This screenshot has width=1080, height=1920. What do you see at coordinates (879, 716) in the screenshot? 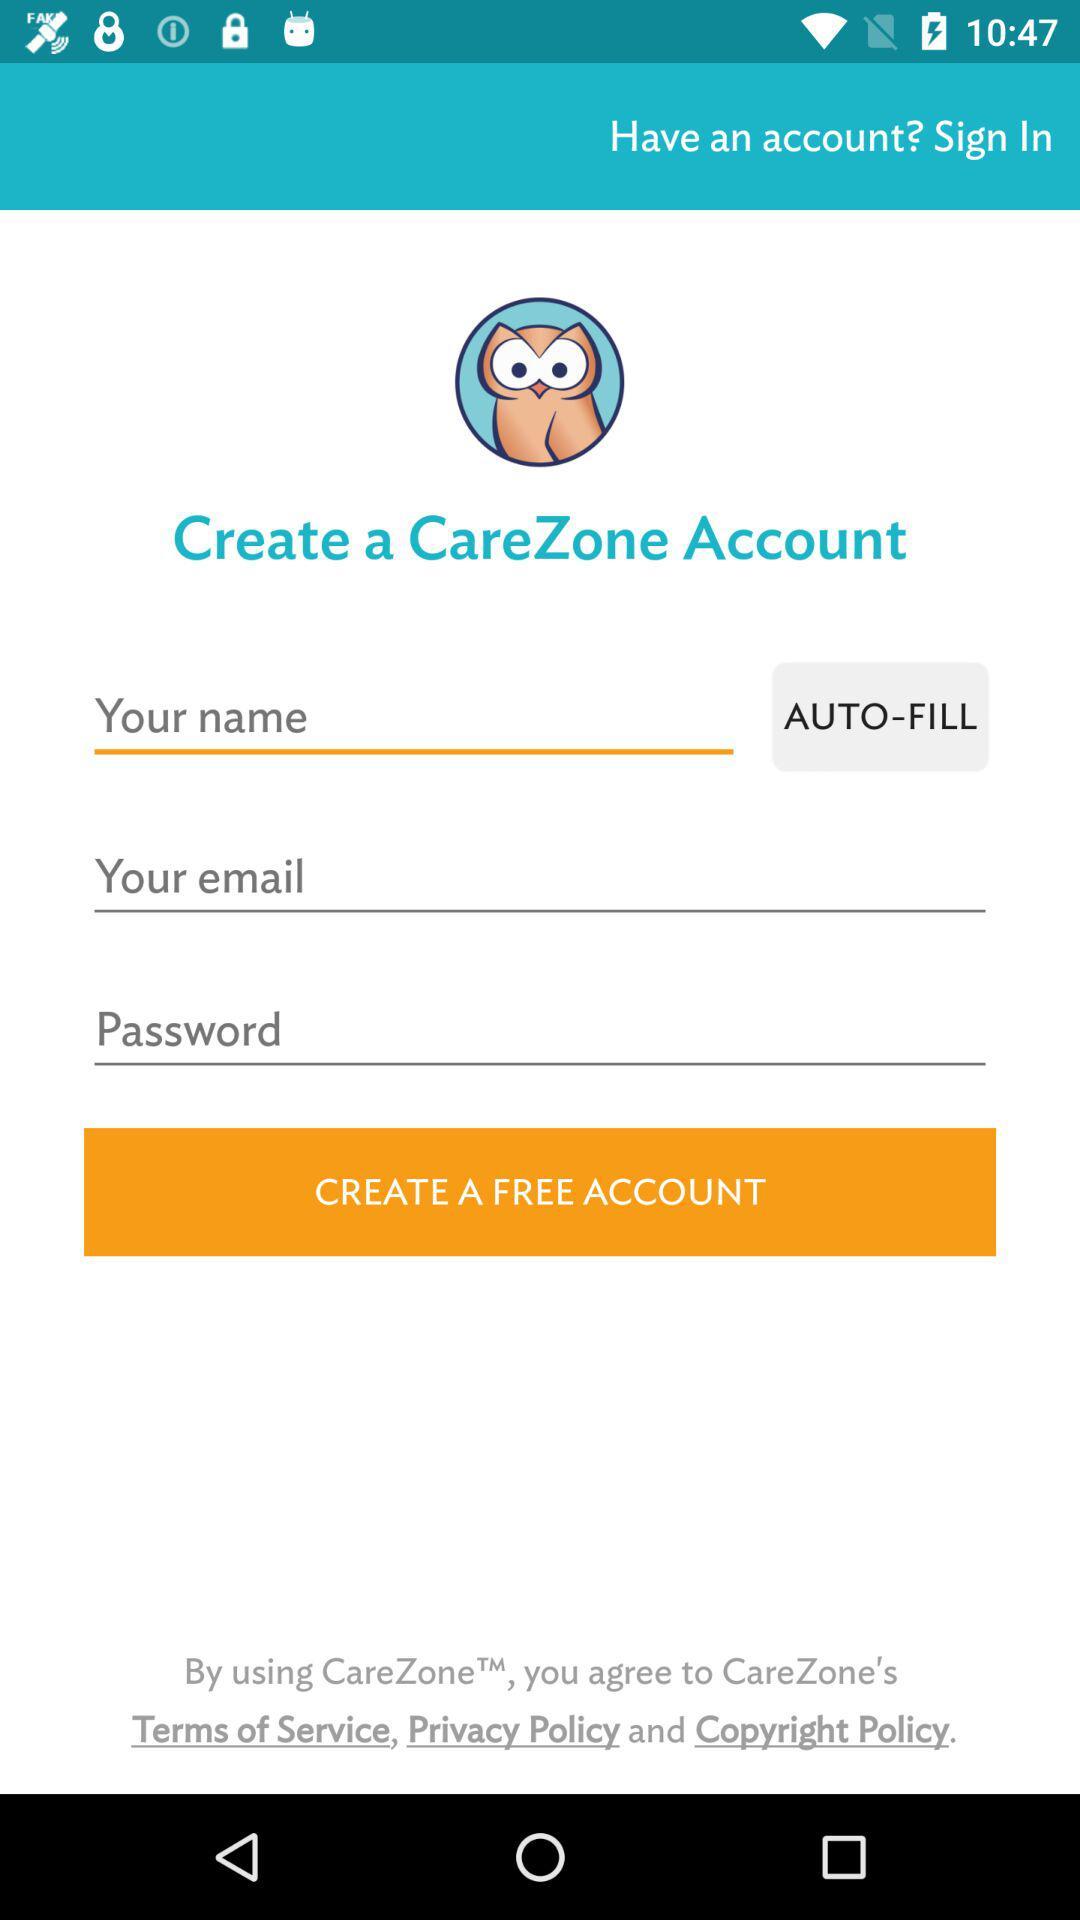
I see `the auto-fill on the right` at bounding box center [879, 716].